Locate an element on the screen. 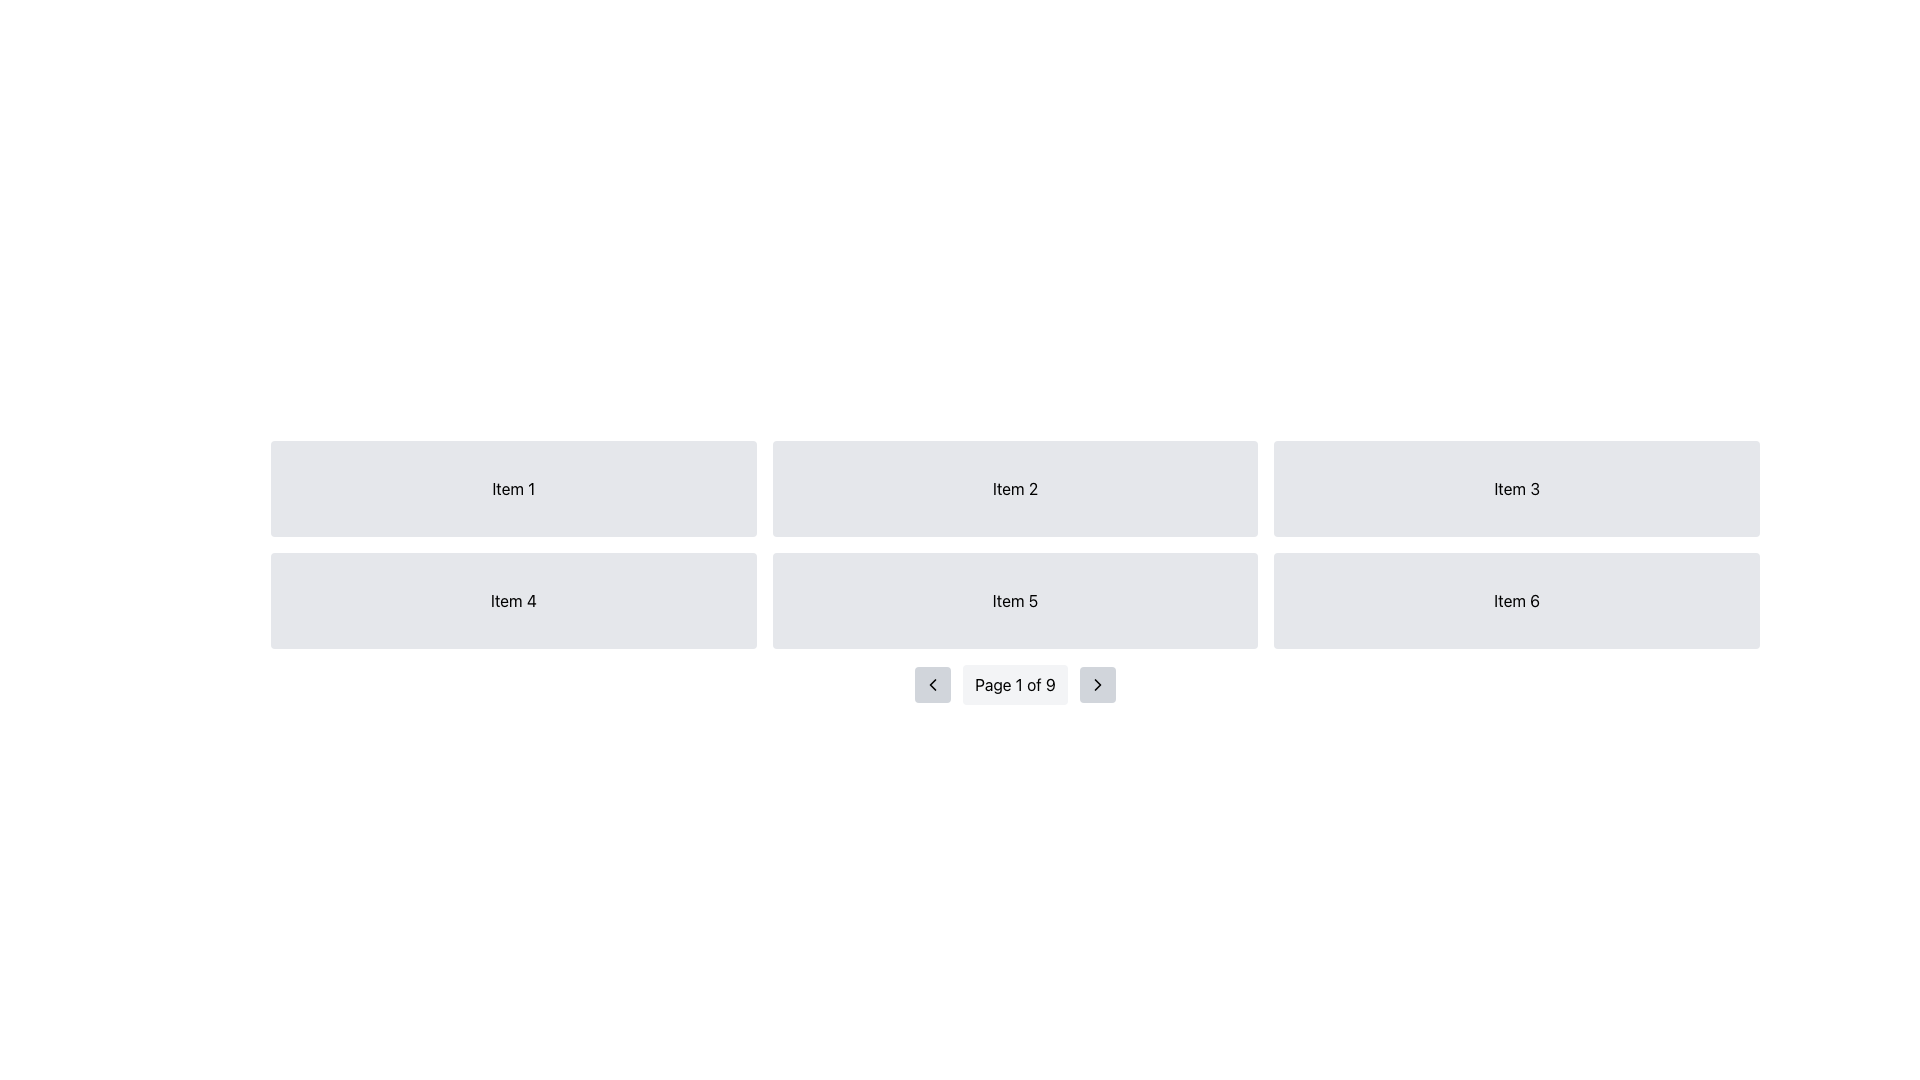 The height and width of the screenshot is (1080, 1920). the left navigation chevron icon in the pagination control is located at coordinates (932, 684).